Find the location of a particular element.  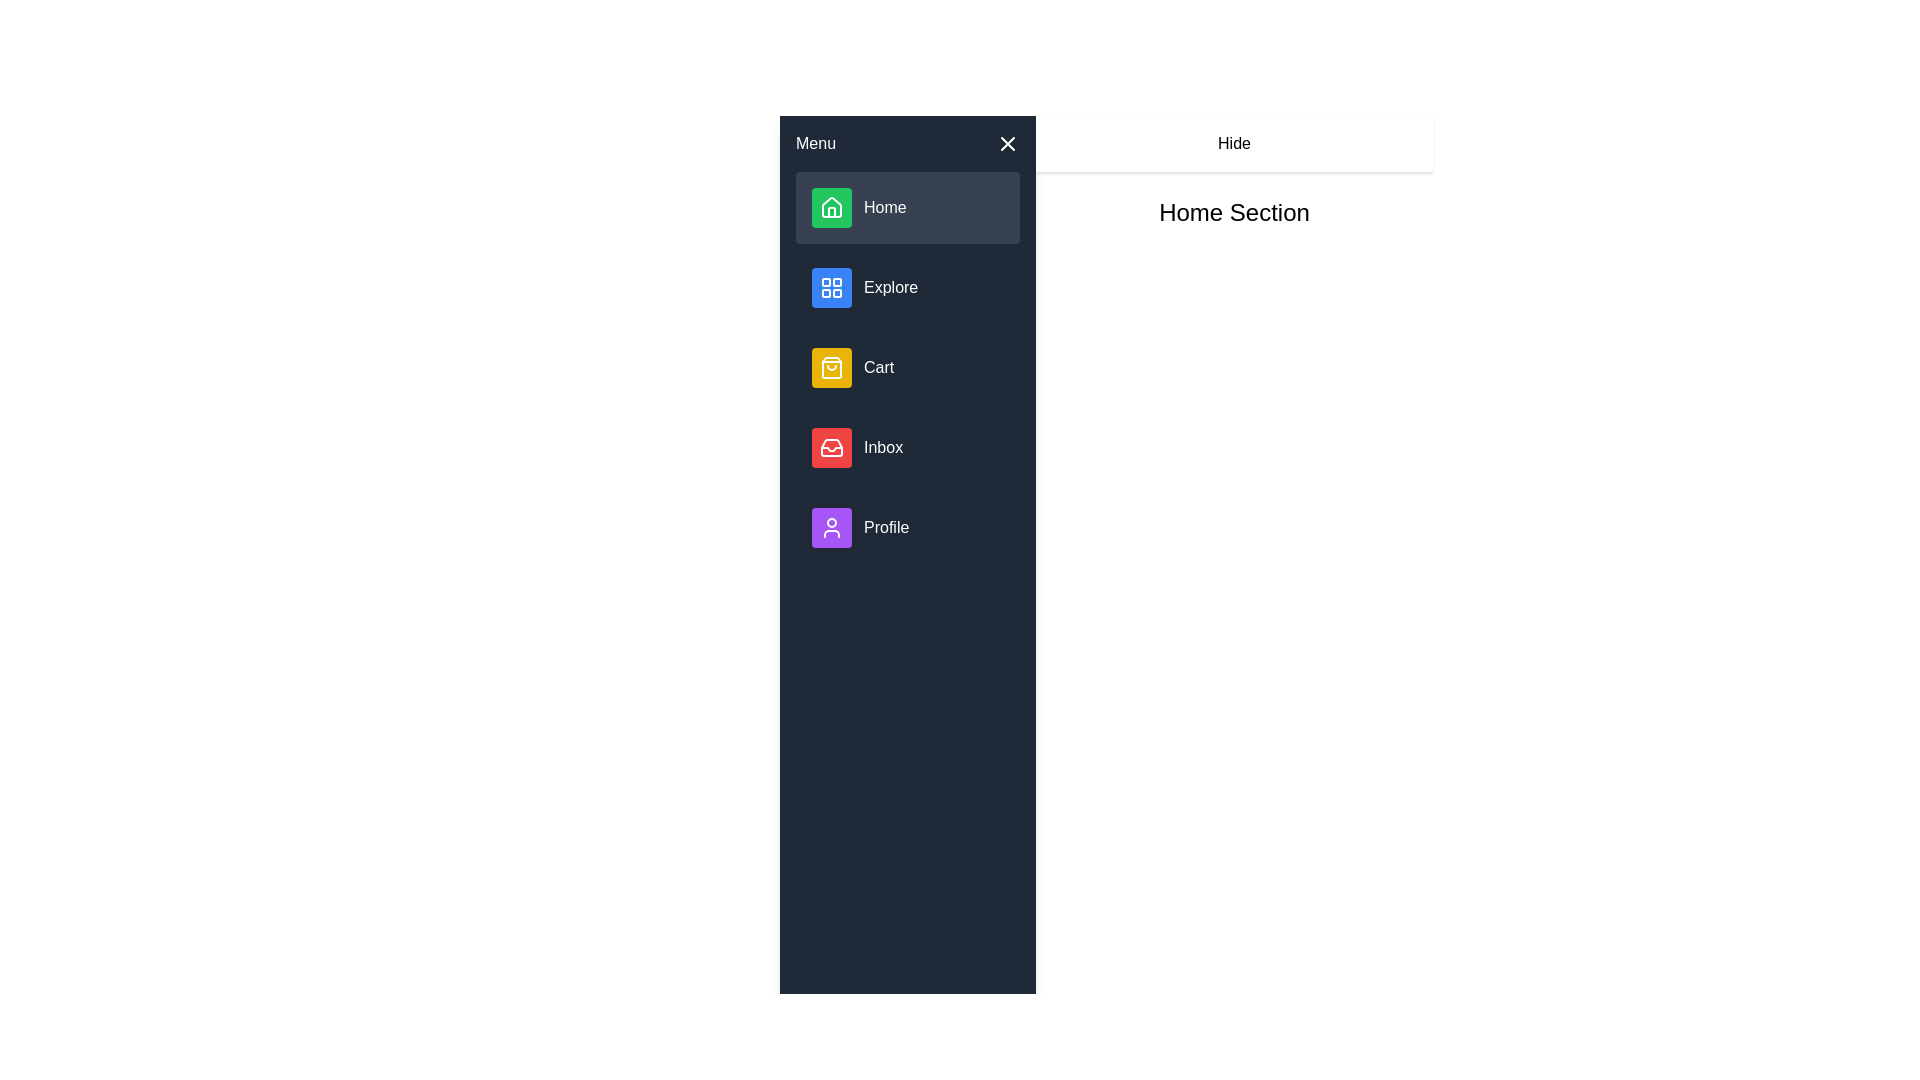

SVG properties of the shopping bag icon, which is part of the 'Cart' option in the vertical menu list on the left side of the interface is located at coordinates (831, 367).